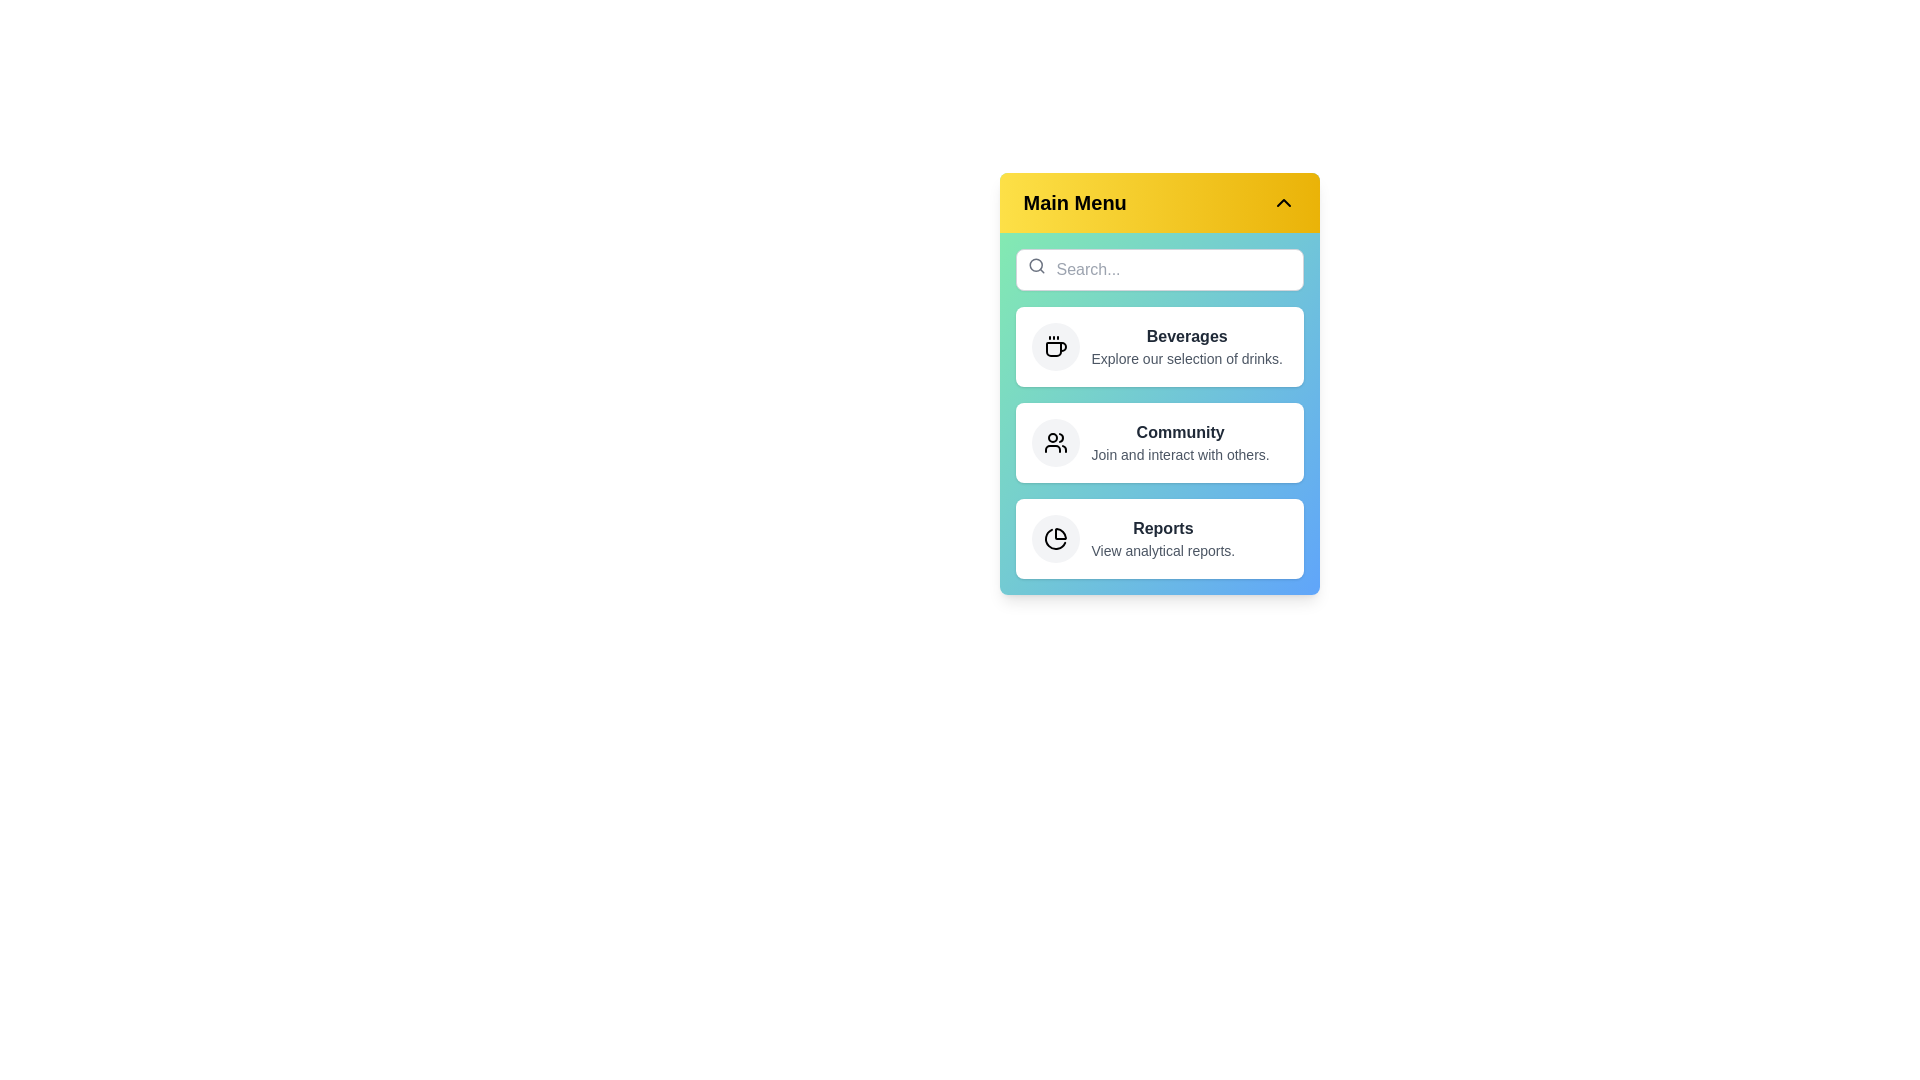 The width and height of the screenshot is (1920, 1080). Describe the element at coordinates (1159, 203) in the screenshot. I see `toggle button at the top of the sidebar to toggle its visibility` at that location.